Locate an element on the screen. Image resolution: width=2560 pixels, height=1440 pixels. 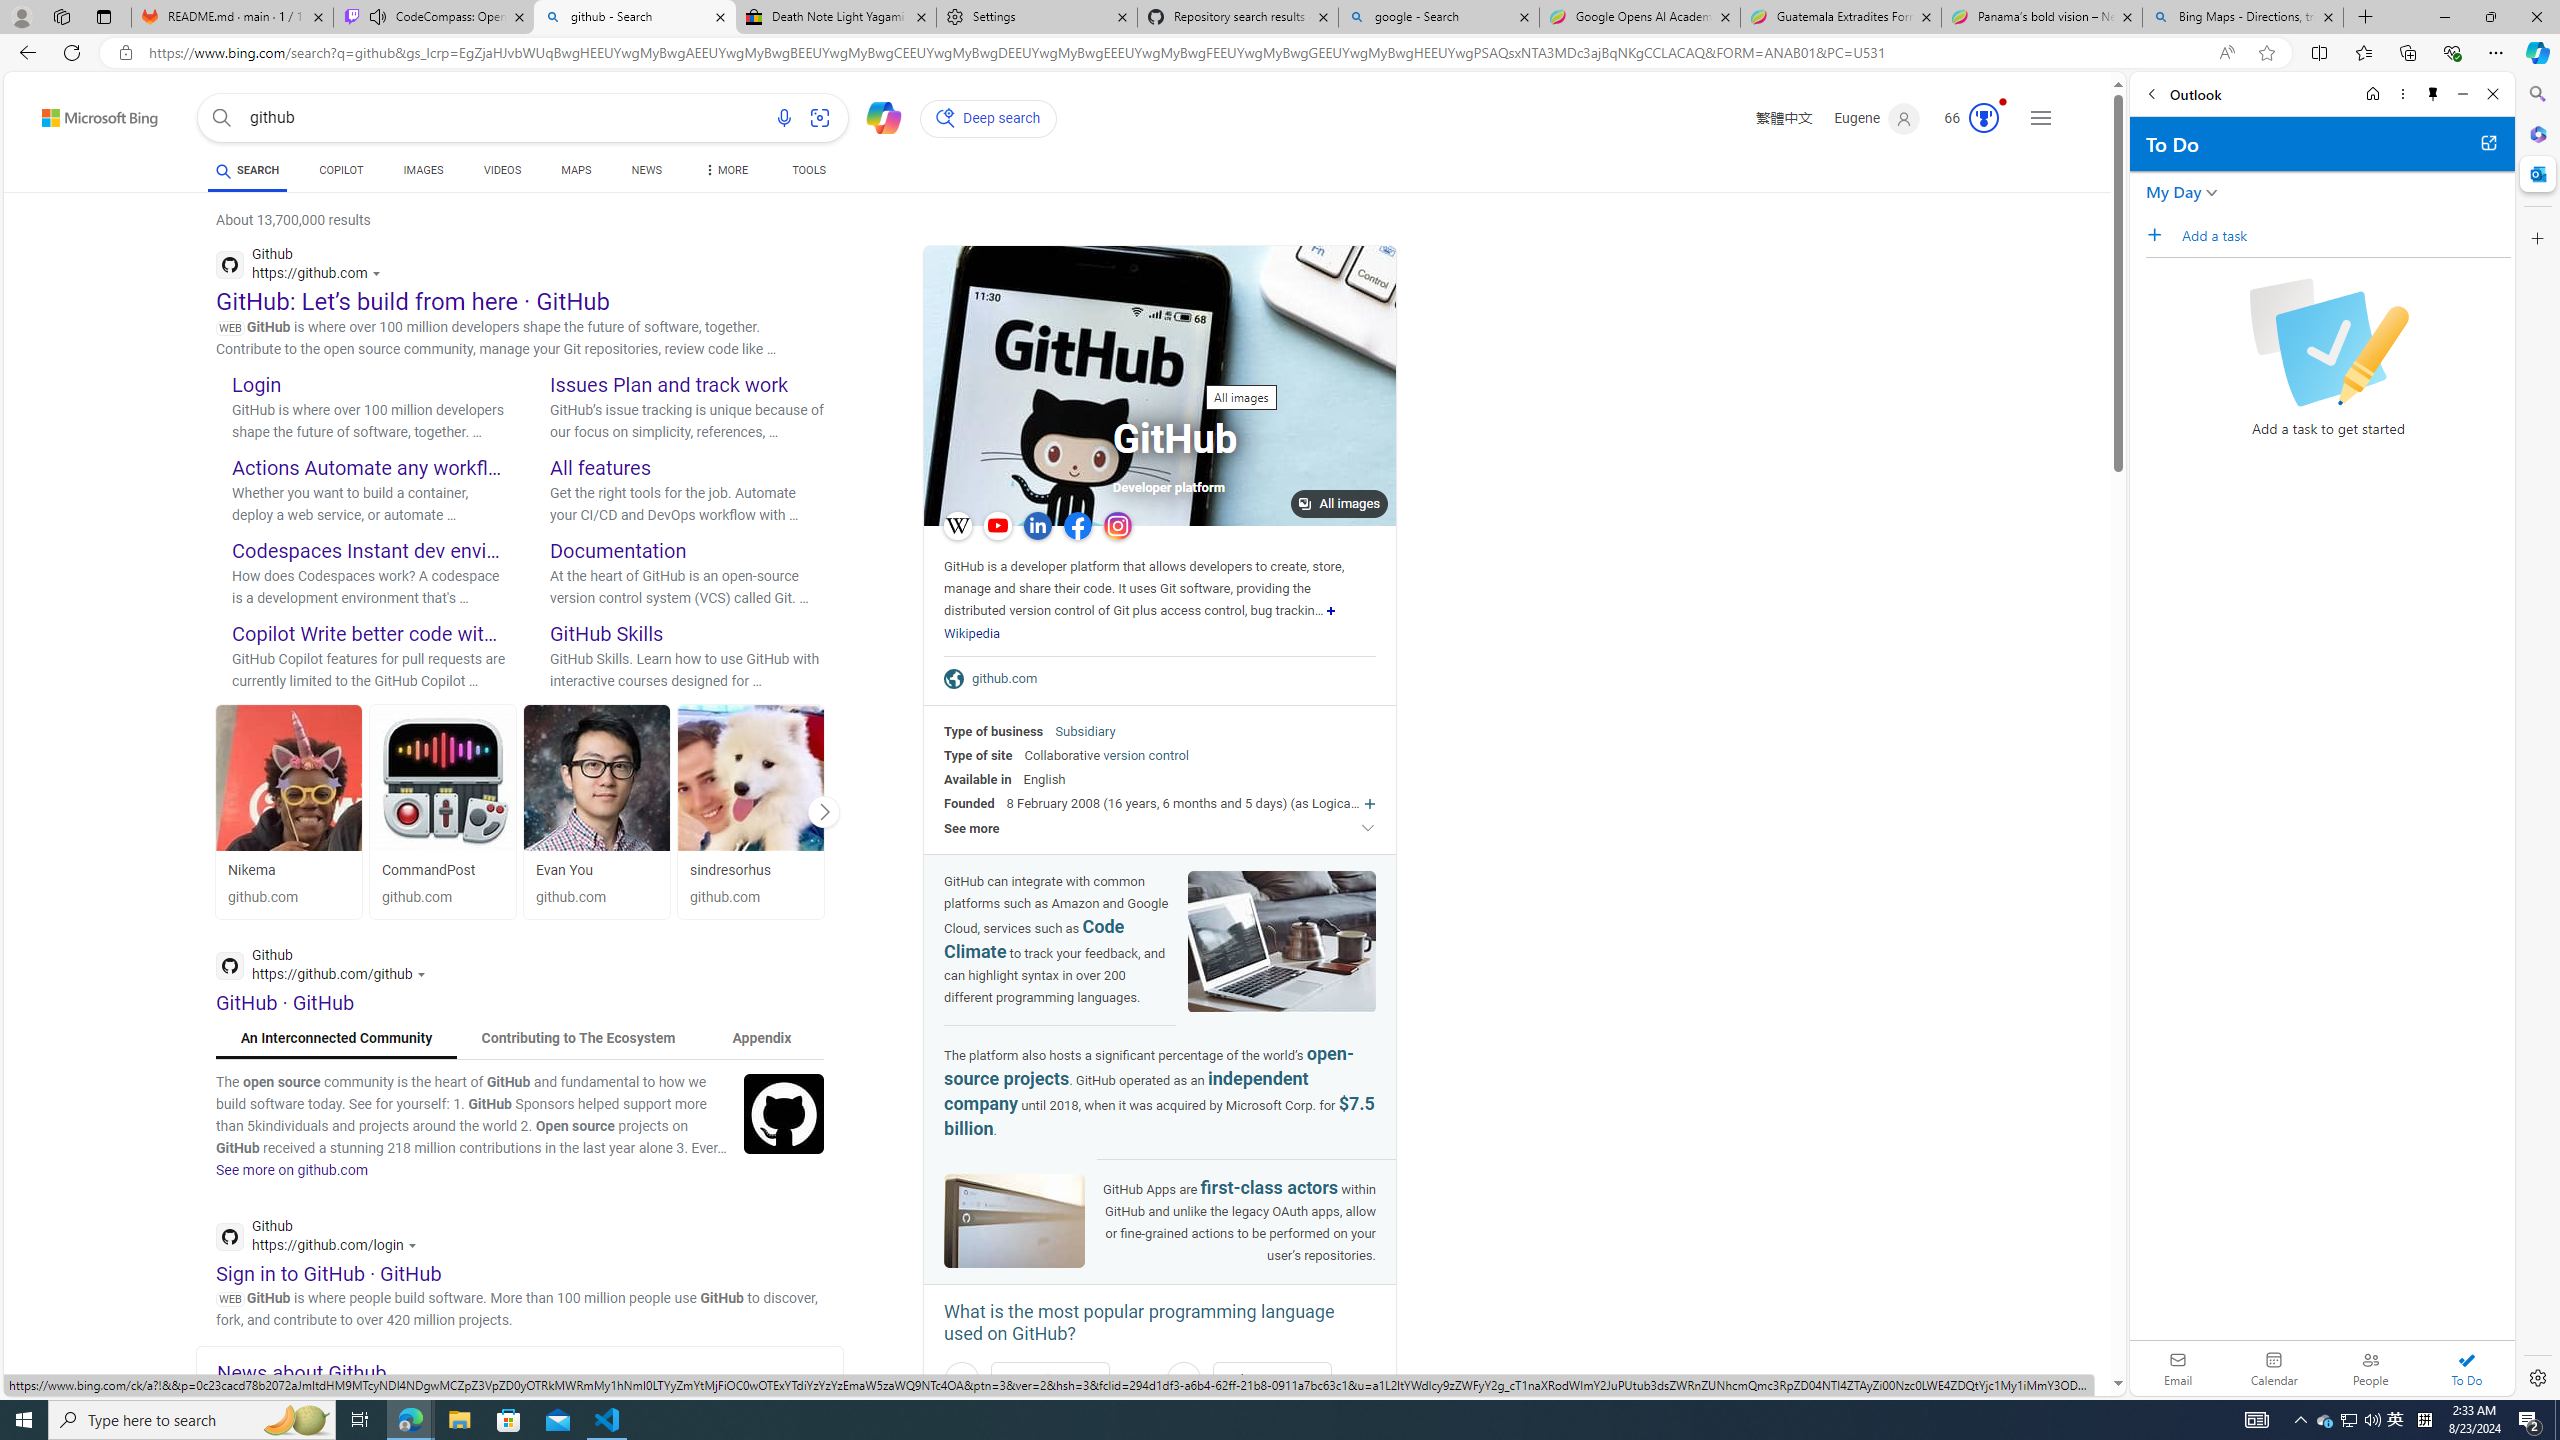
'CommandPost' is located at coordinates (444, 777).